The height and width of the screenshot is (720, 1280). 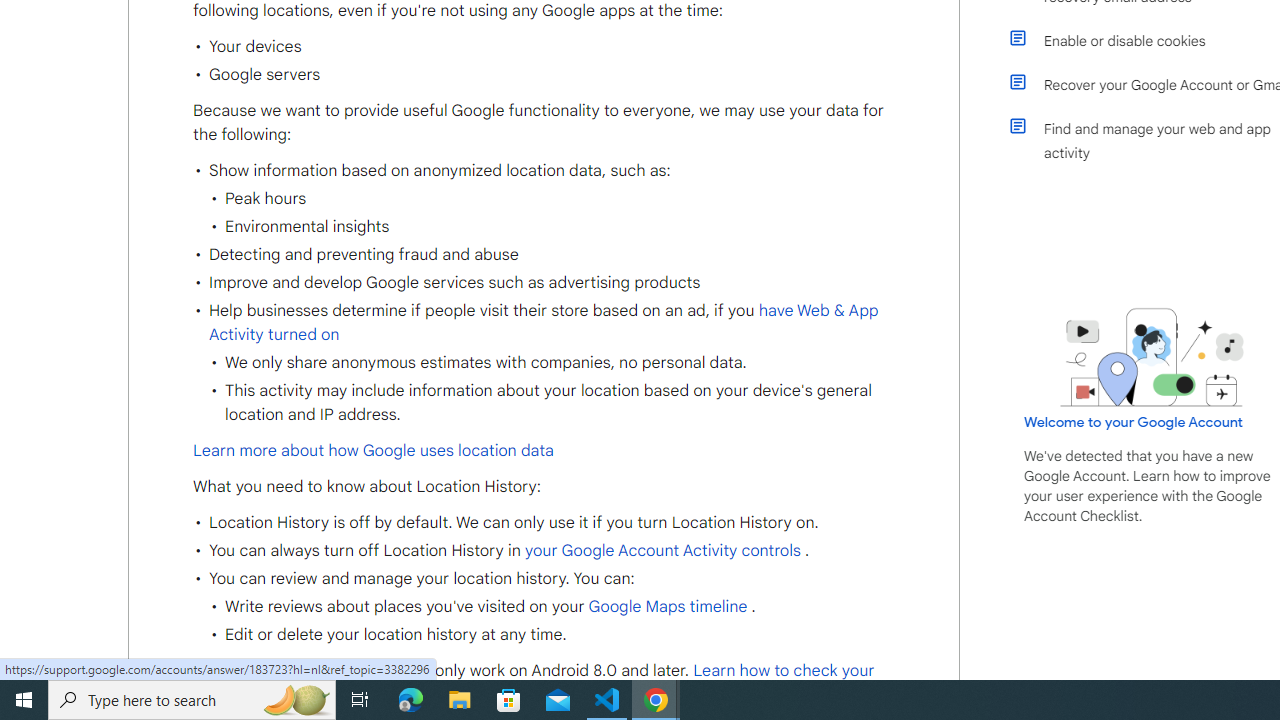 I want to click on 'Learning Center home page image', so click(x=1152, y=356).